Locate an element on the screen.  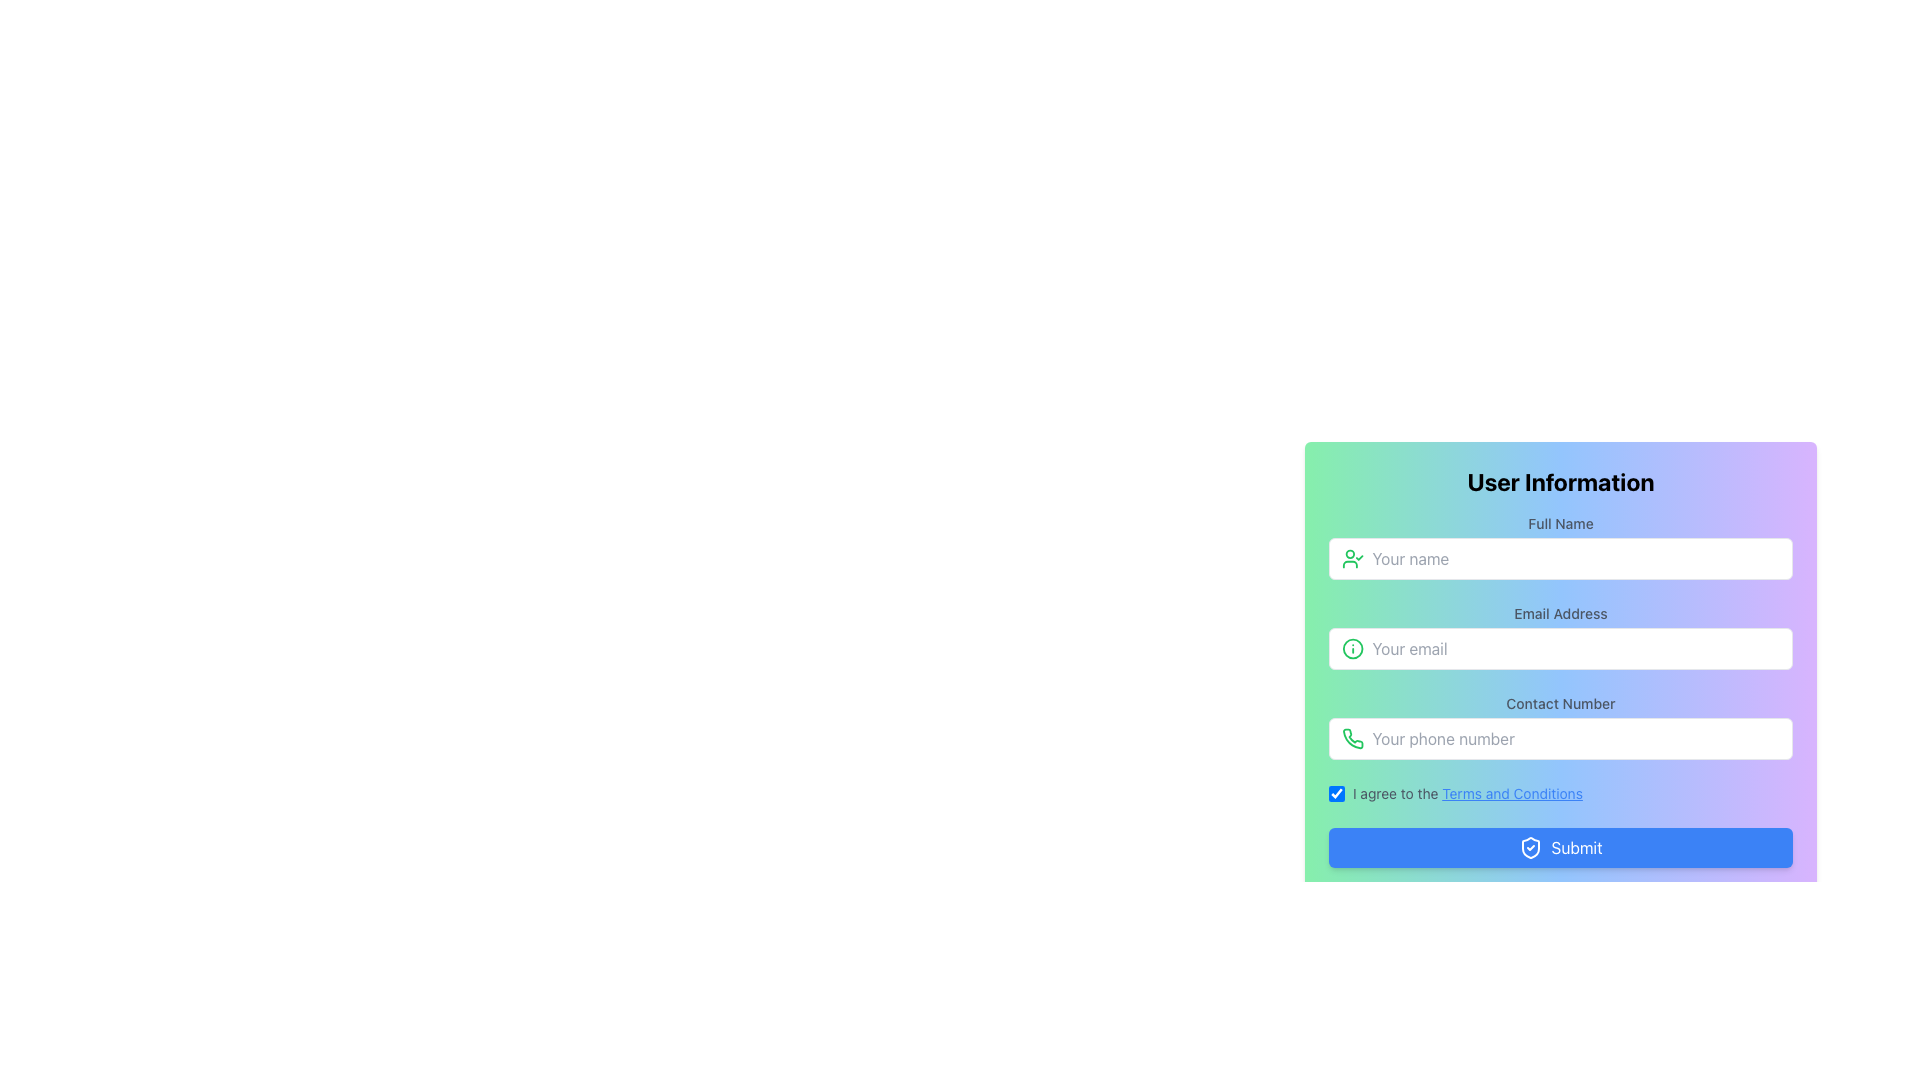
to focus on the Text input field for 'Full Name' in the 'User Information' form, which is the first field in a vertically stacked layout is located at coordinates (1559, 547).